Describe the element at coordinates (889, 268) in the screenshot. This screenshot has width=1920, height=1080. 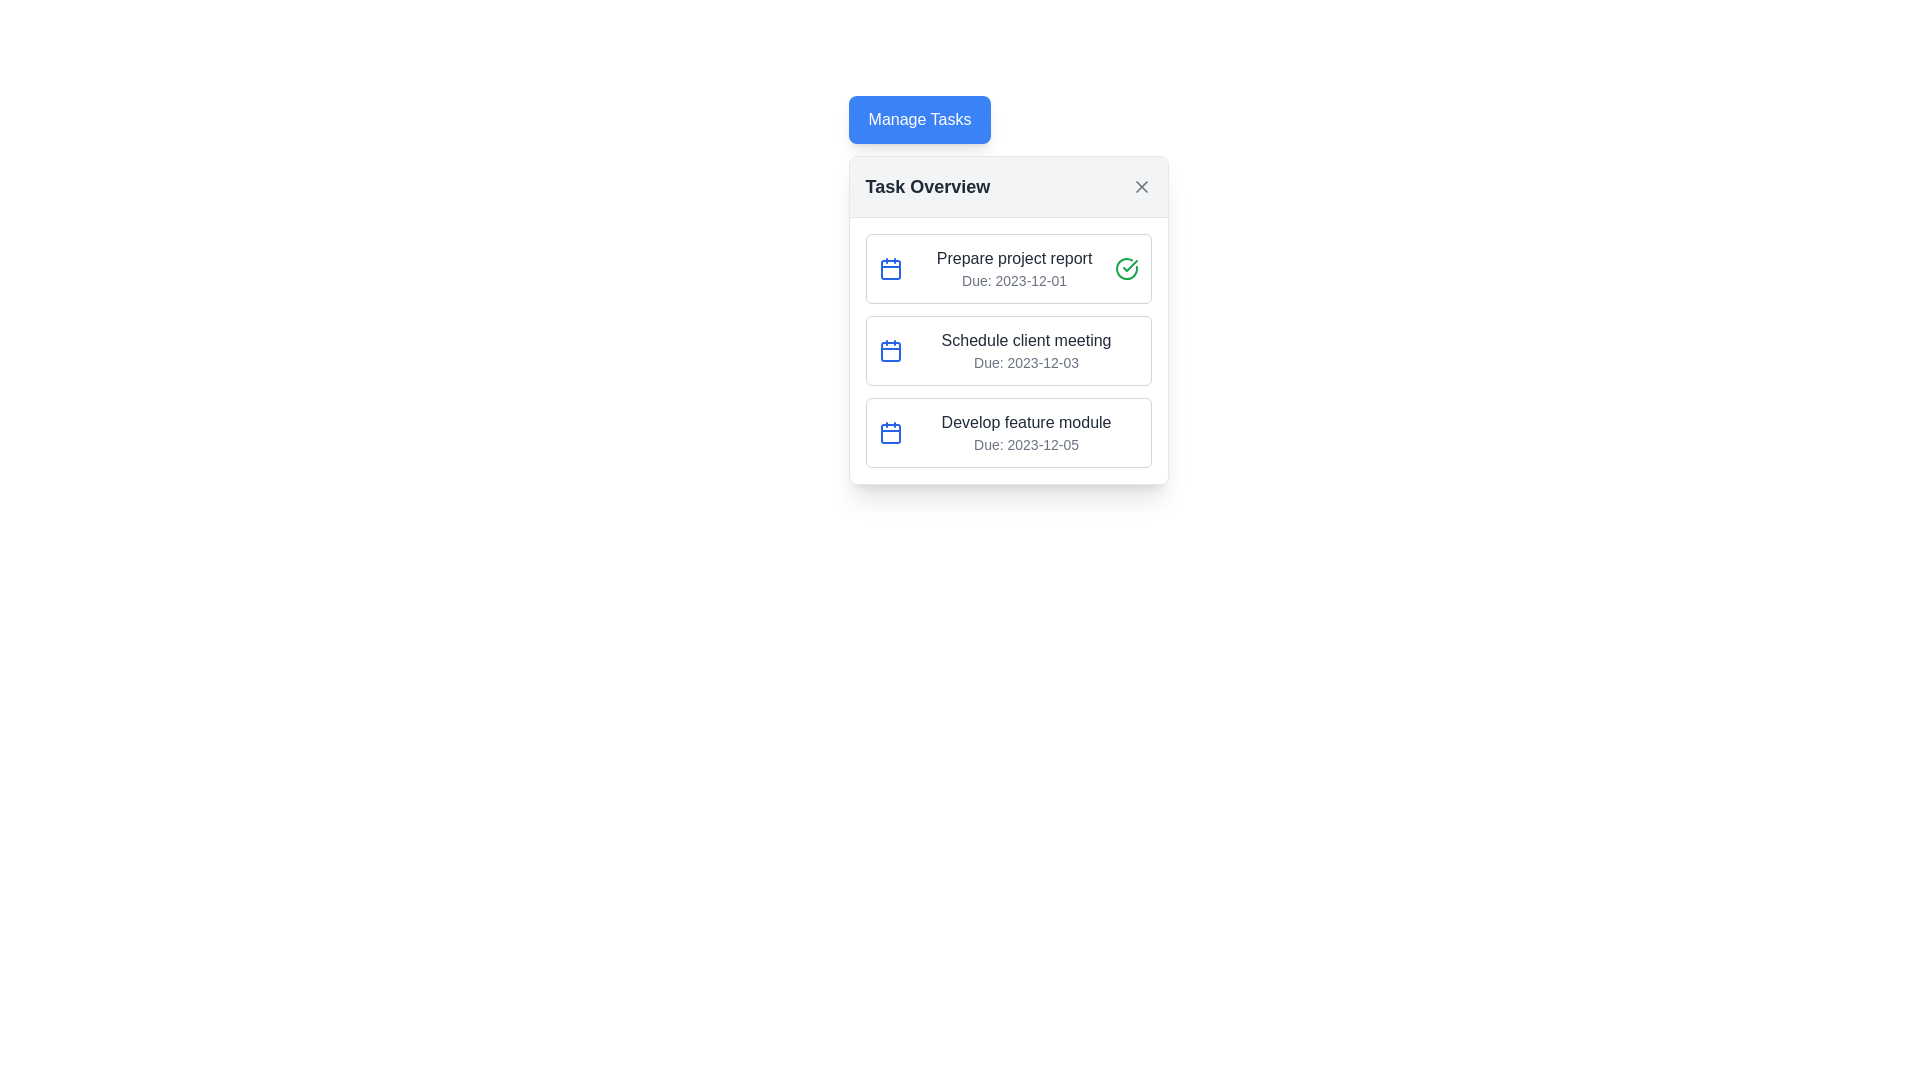
I see `the calendar icon with a blue outline located to the left of the text 'Prepare project report' in the task list` at that location.